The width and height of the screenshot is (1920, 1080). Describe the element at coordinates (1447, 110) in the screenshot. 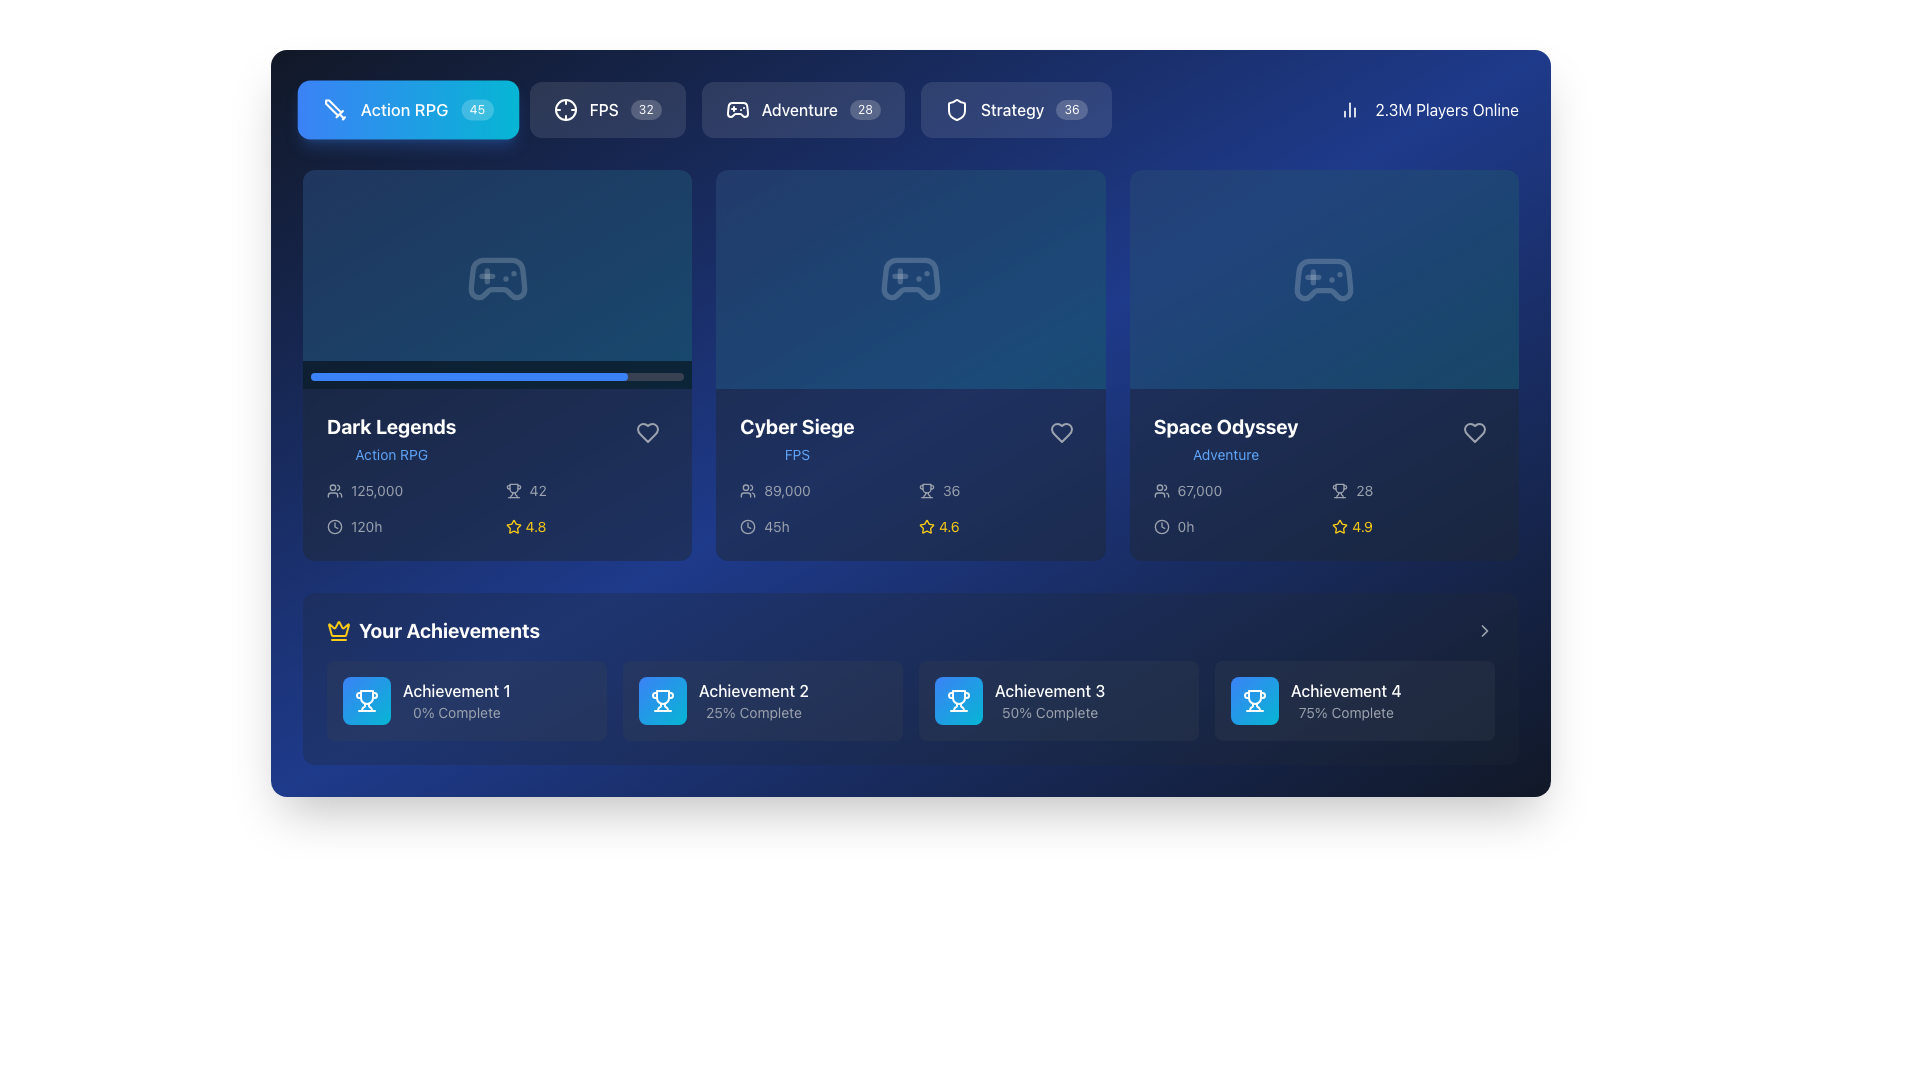

I see `displayed text from the Text label indicating the current number of players online, located at the top-right corner of the interface` at that location.